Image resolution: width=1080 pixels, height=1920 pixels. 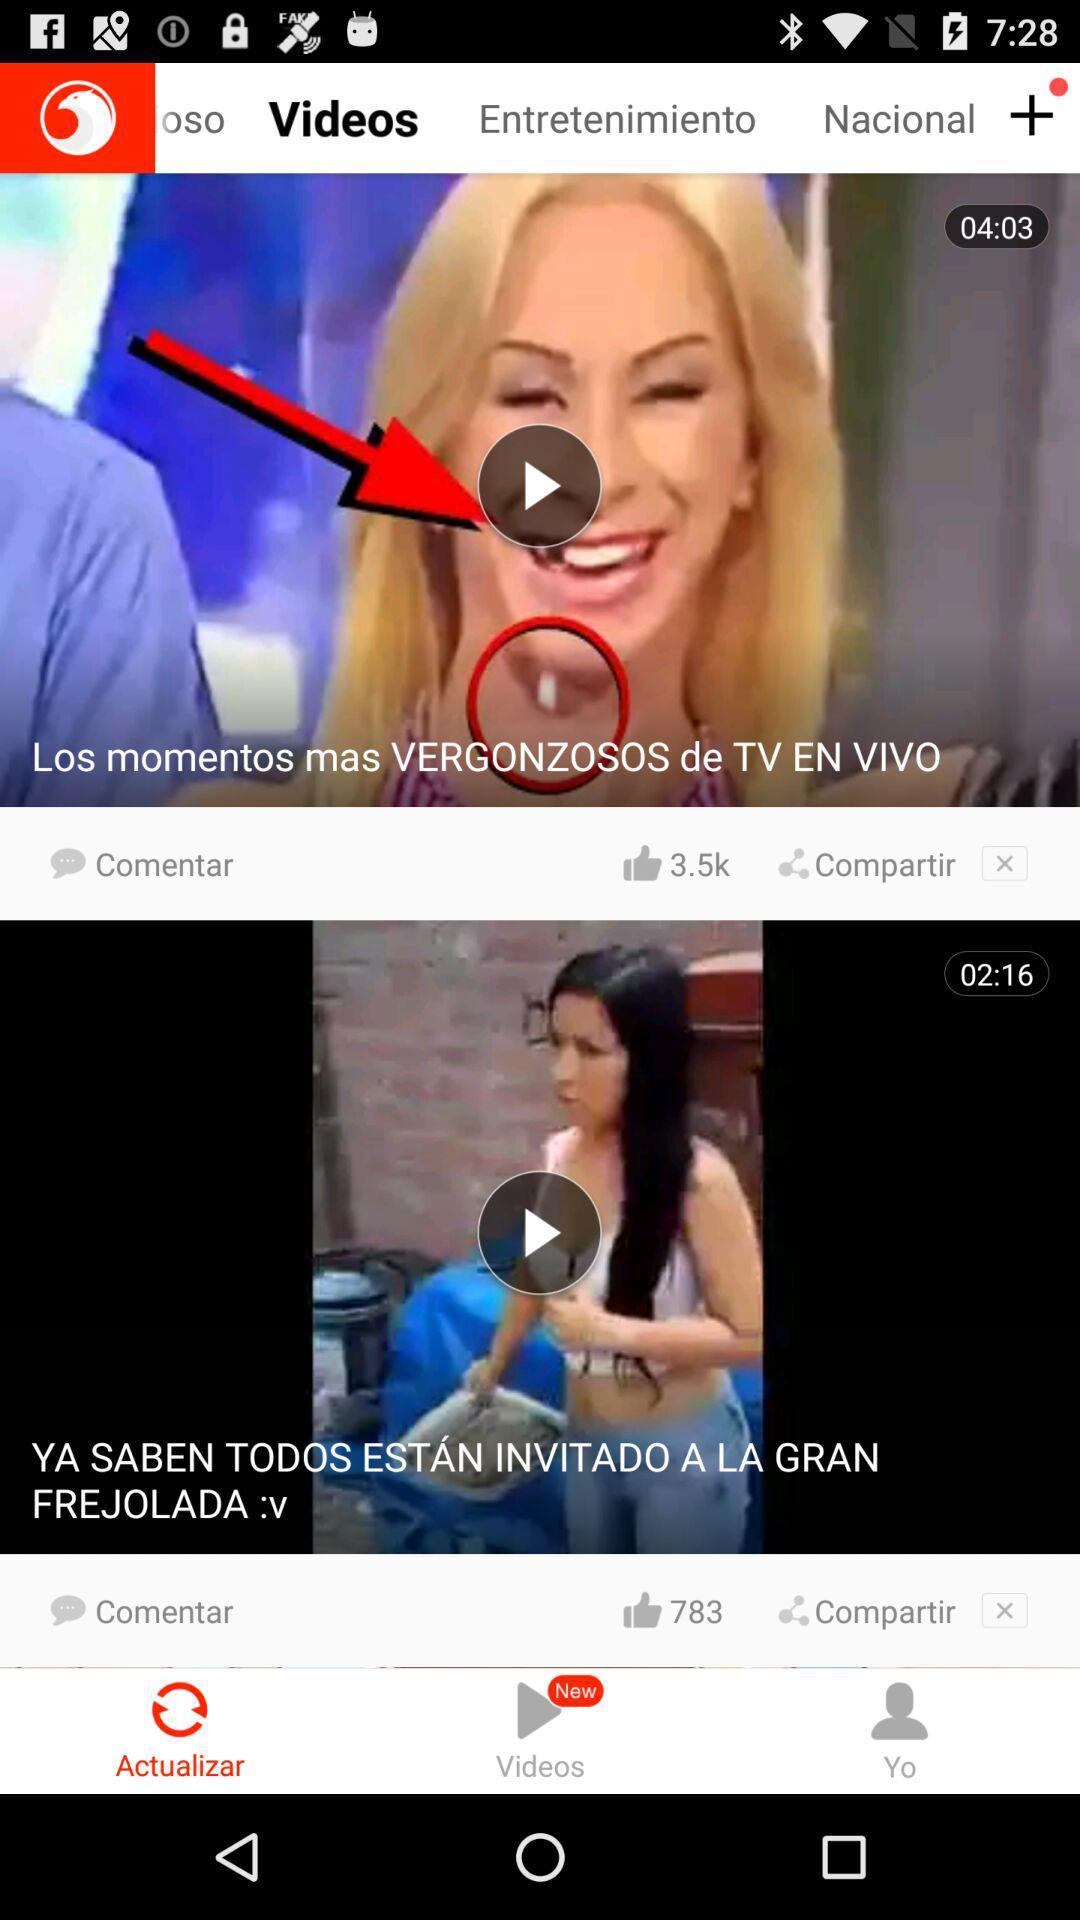 I want to click on gracioso, so click(x=223, y=117).